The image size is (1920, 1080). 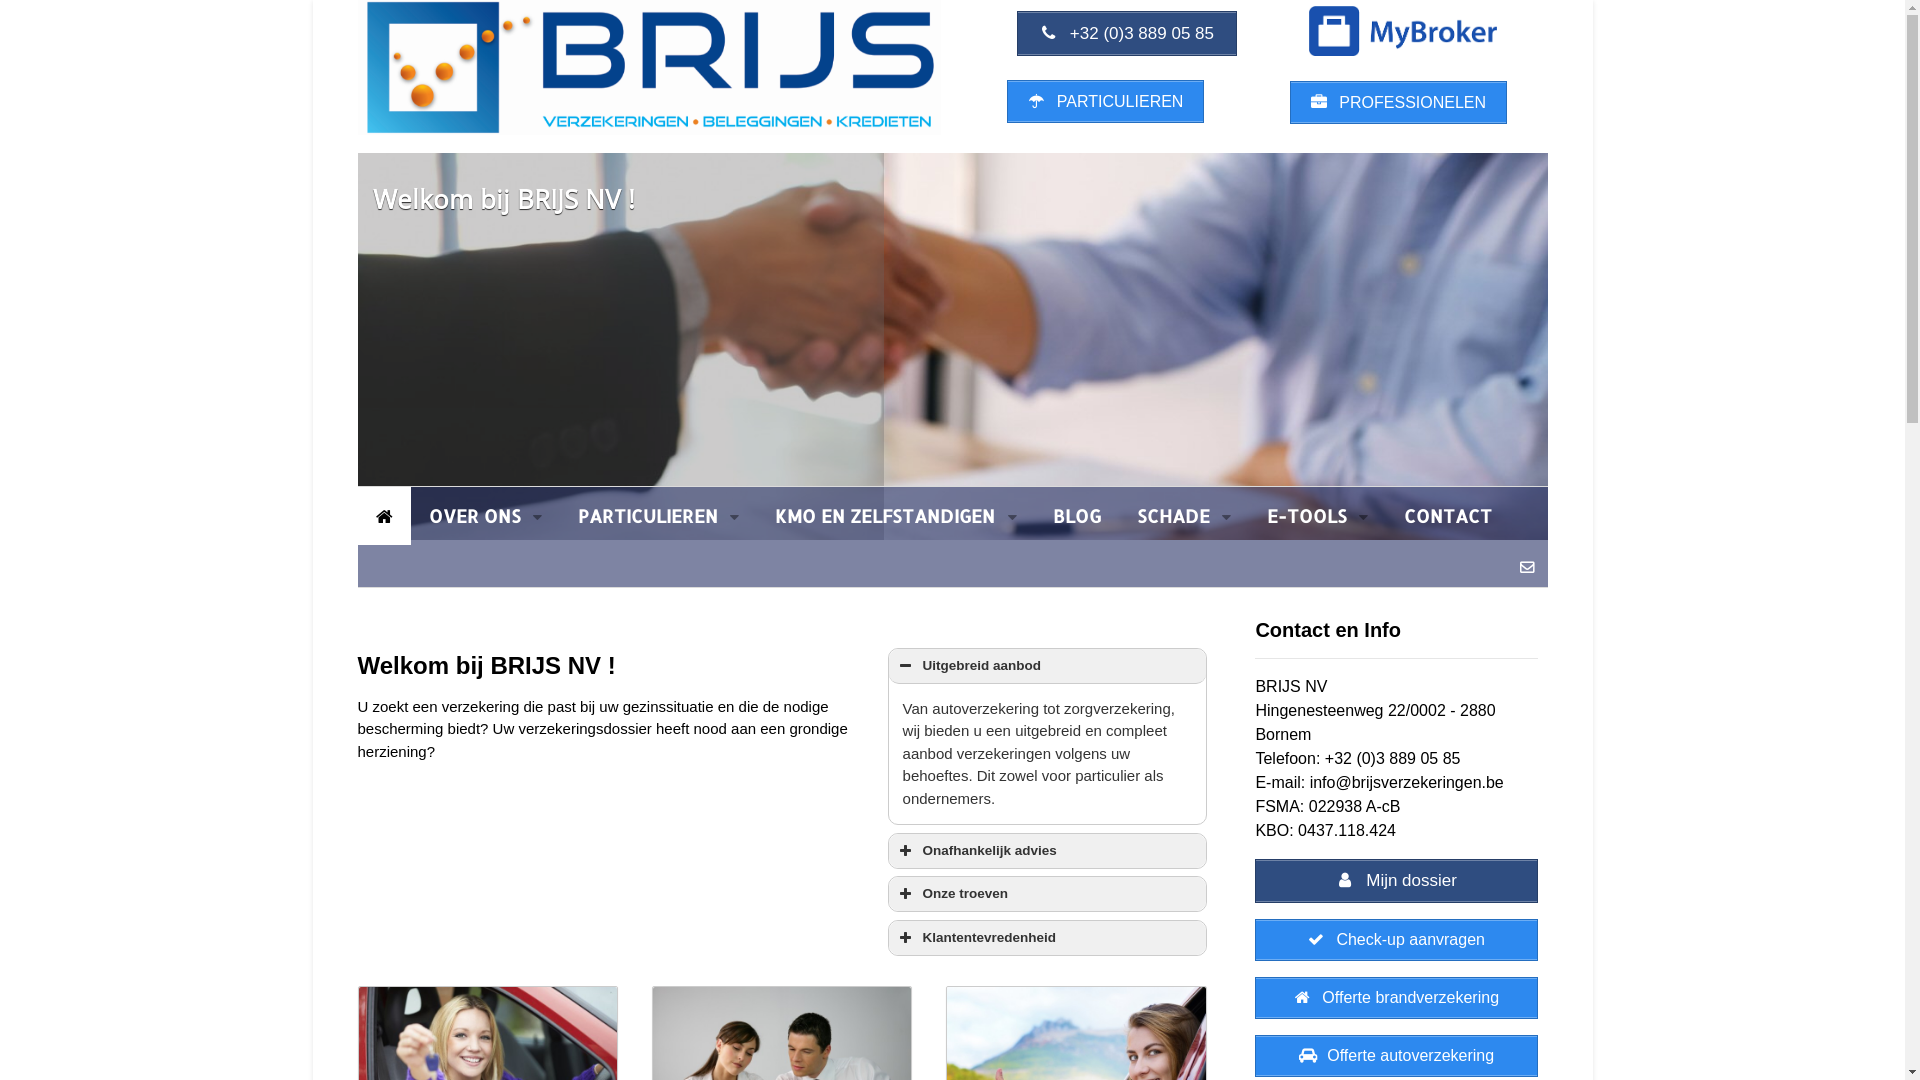 I want to click on 'PROFESSIONELEN', so click(x=1396, y=102).